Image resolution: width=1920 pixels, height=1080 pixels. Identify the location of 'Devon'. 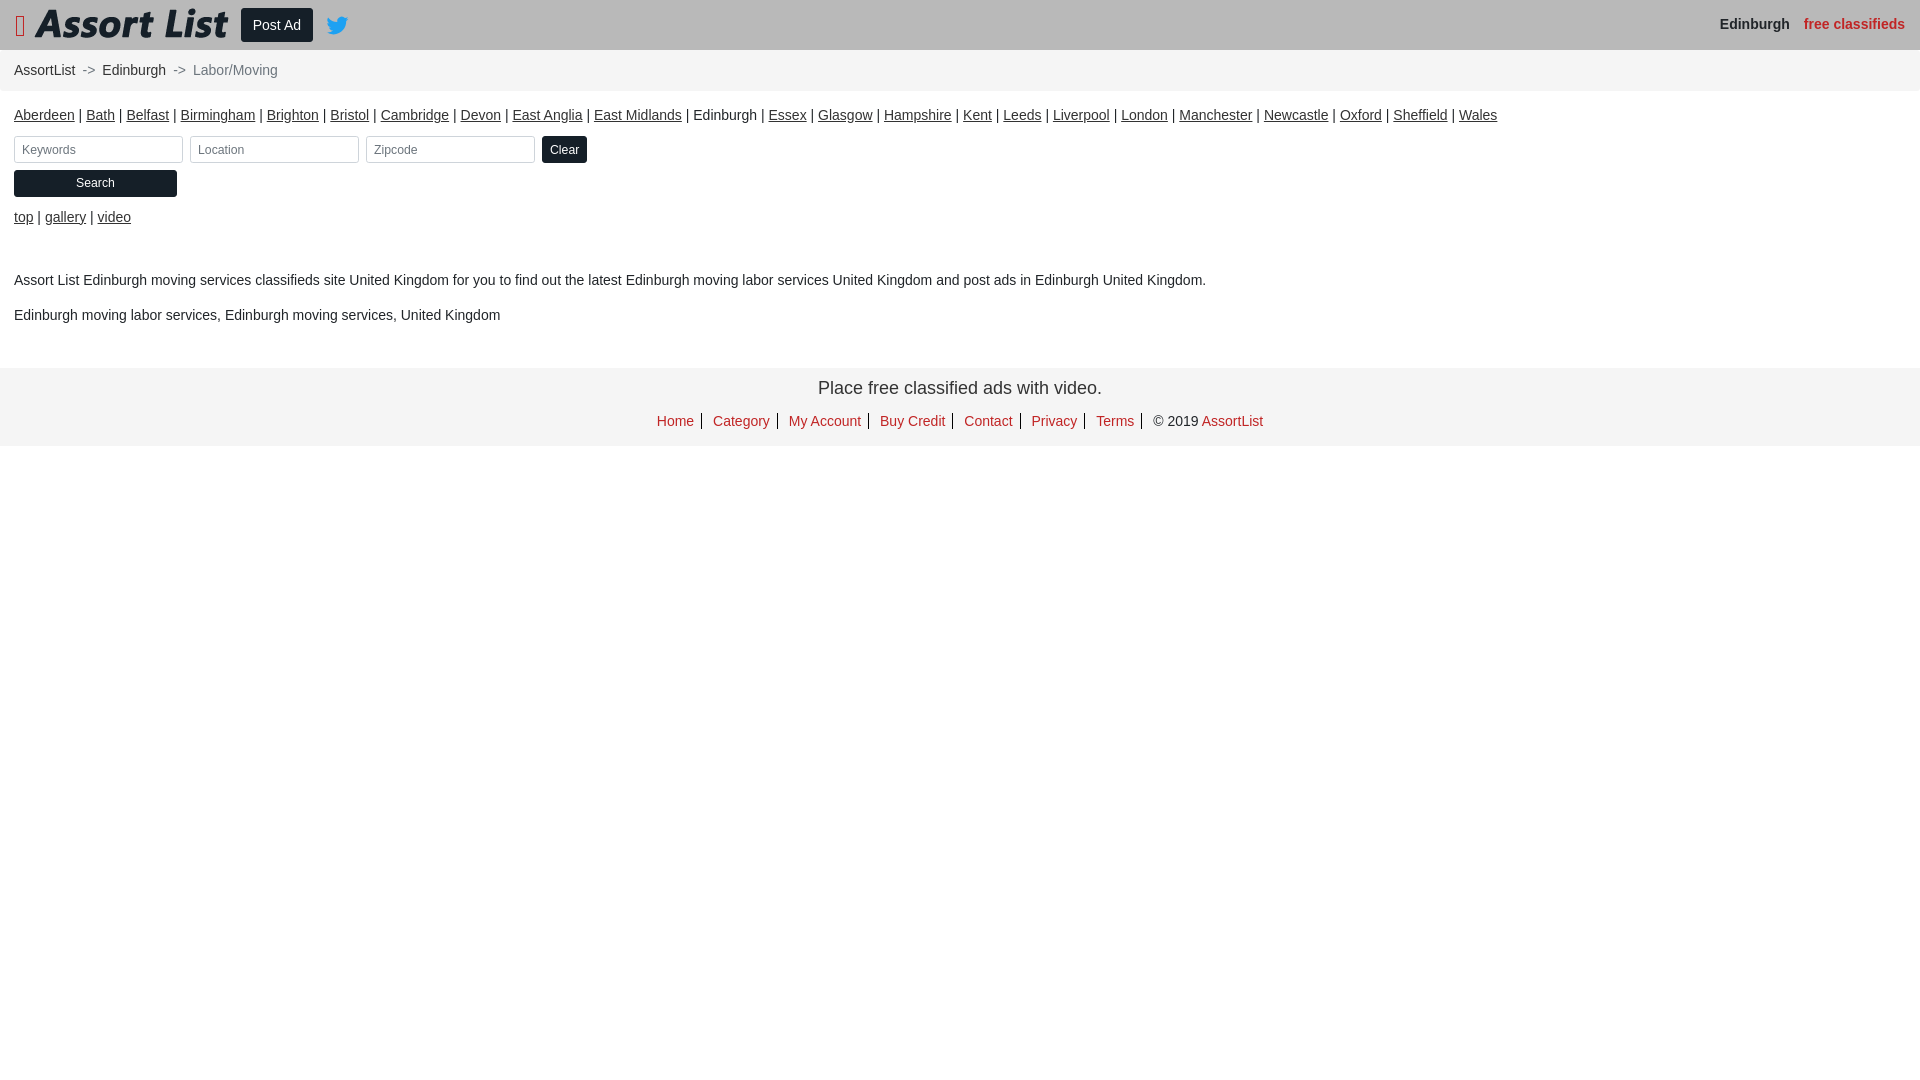
(459, 115).